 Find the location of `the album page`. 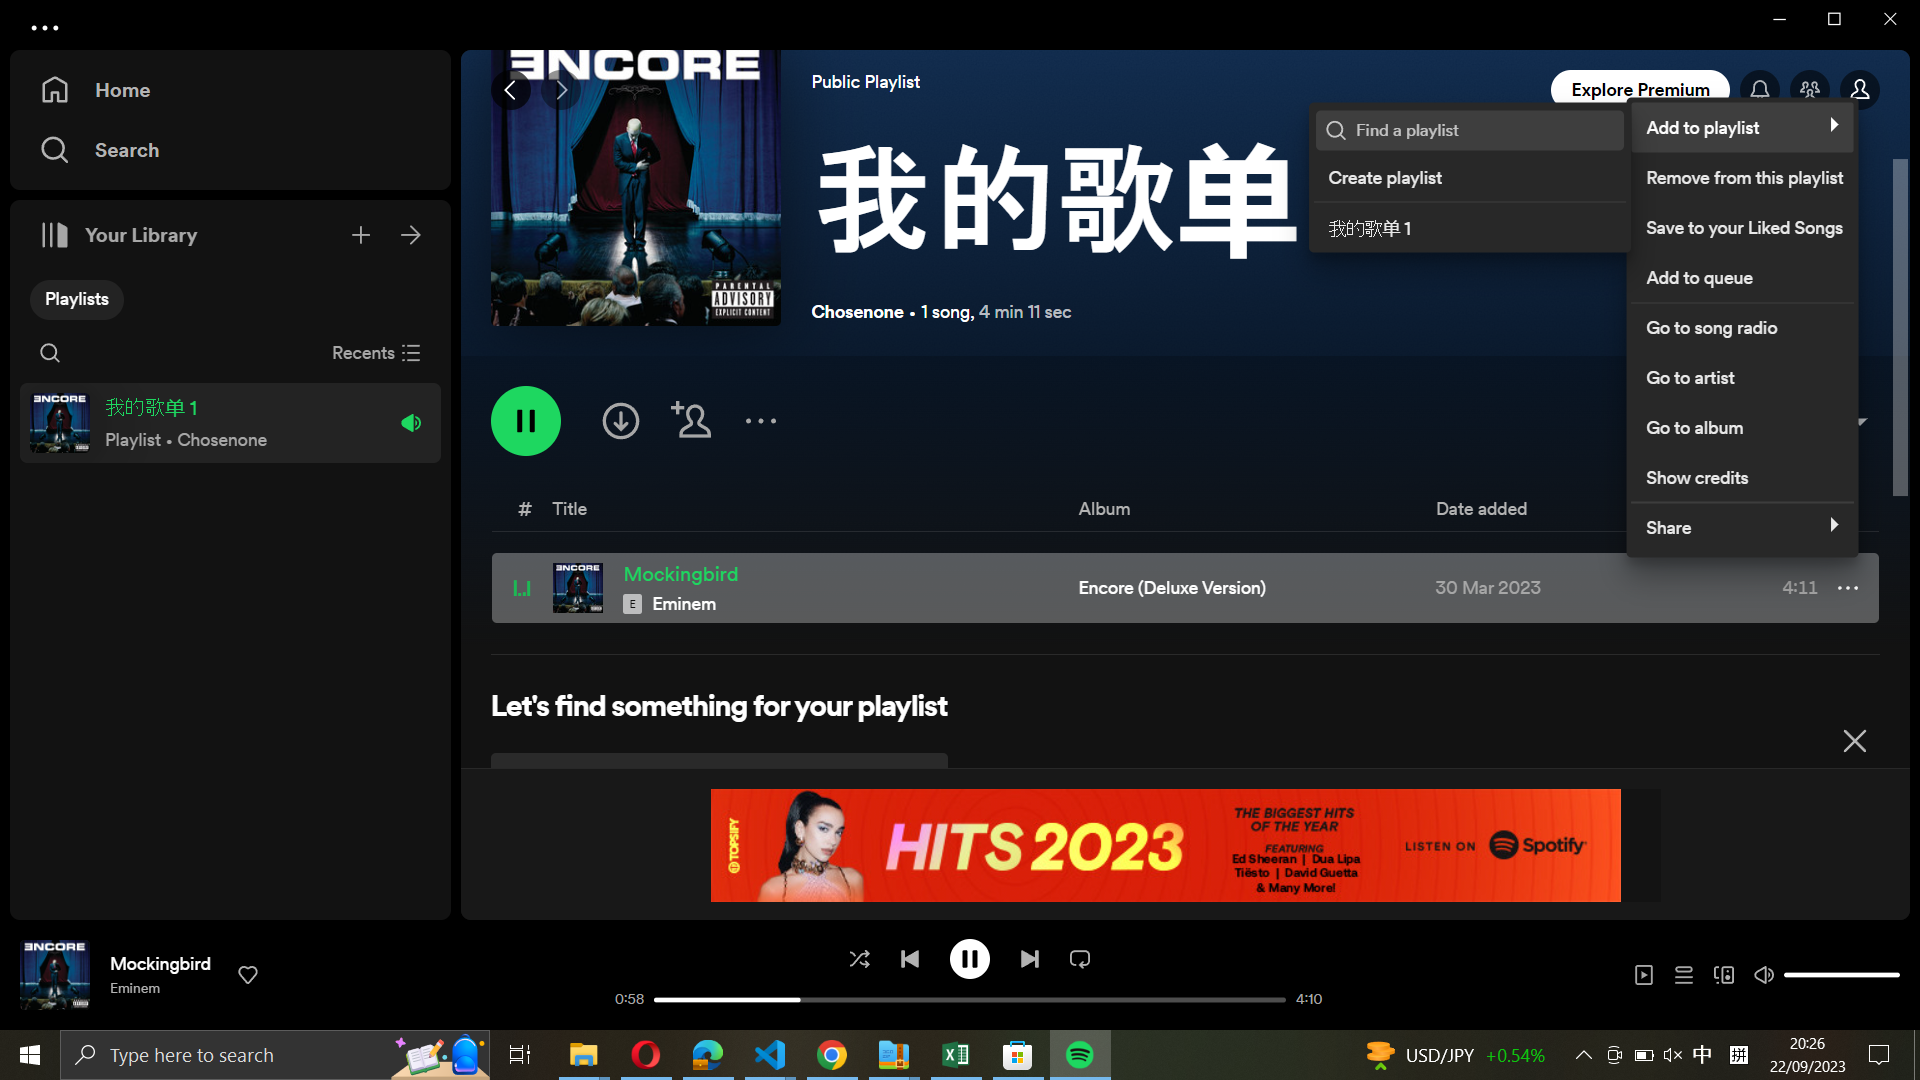

the album page is located at coordinates (1737, 422).